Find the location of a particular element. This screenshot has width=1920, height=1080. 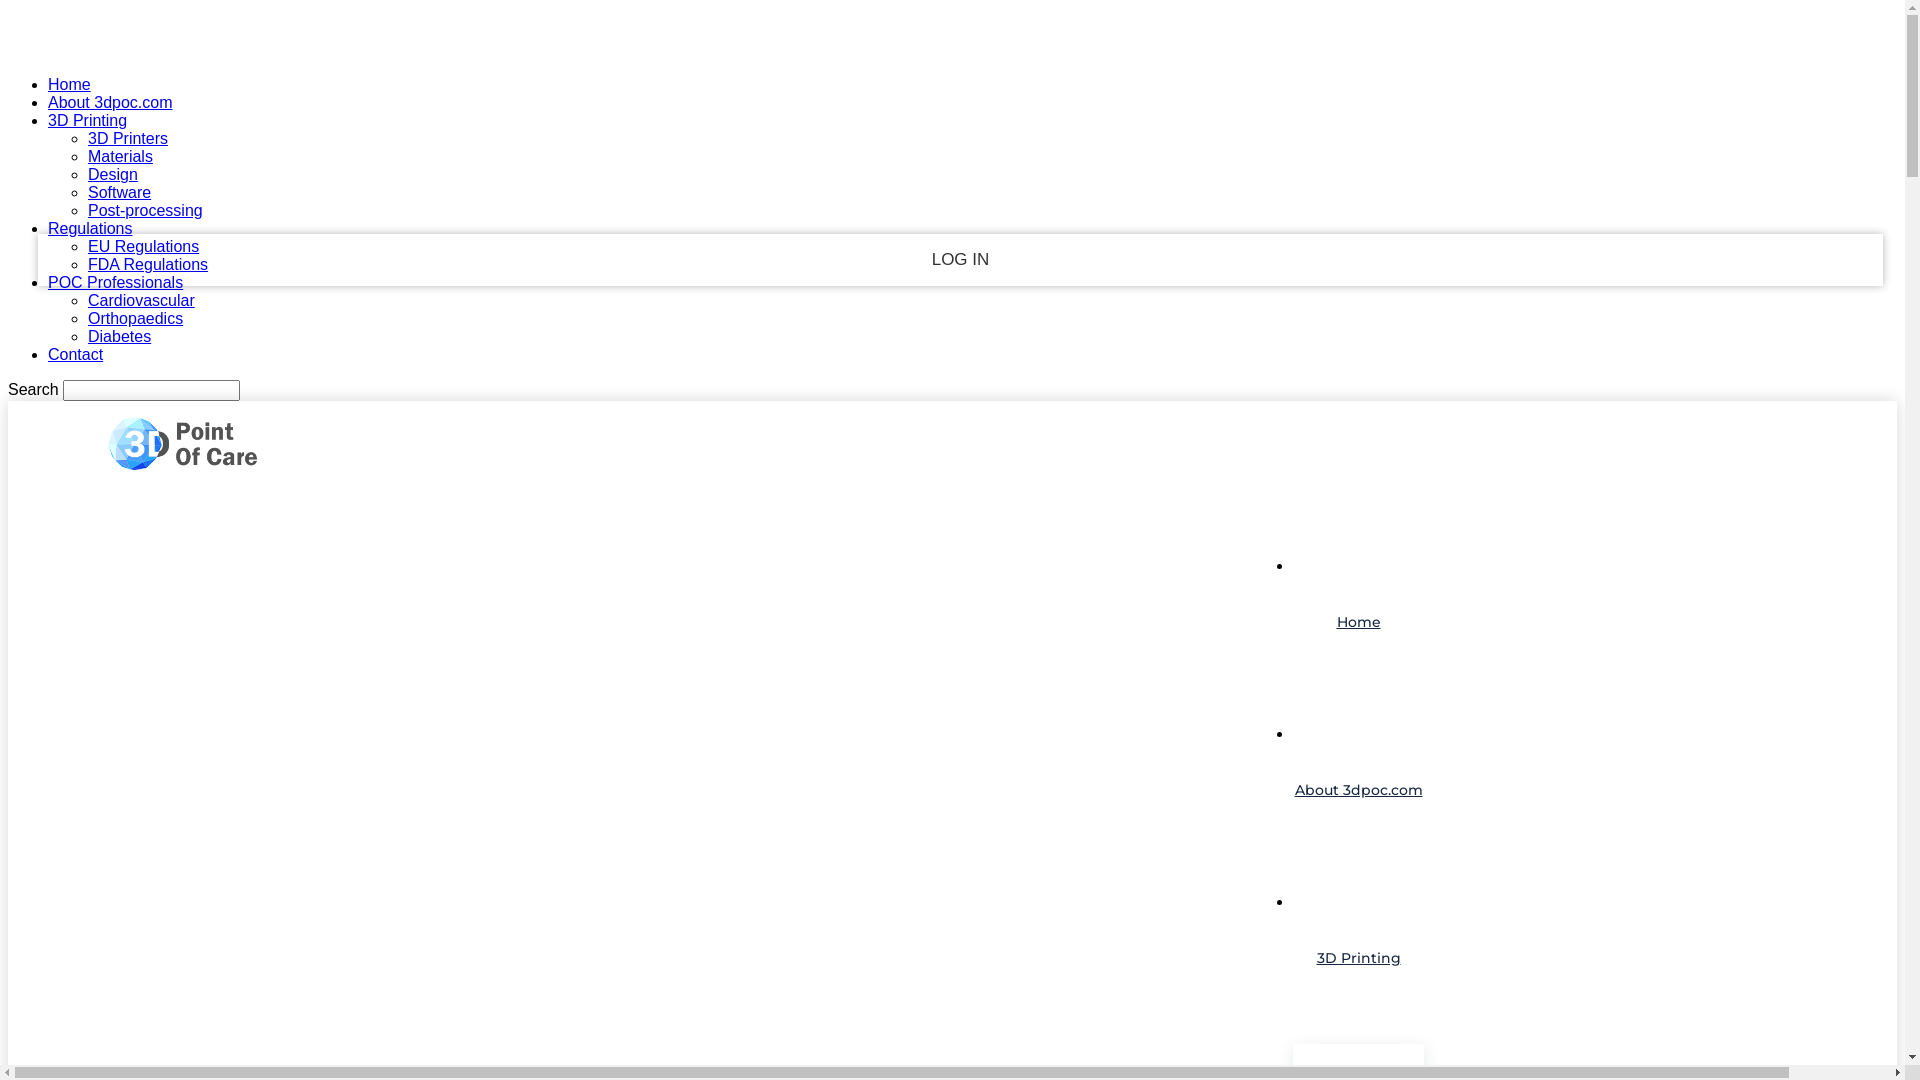

'Home' is located at coordinates (69, 83).